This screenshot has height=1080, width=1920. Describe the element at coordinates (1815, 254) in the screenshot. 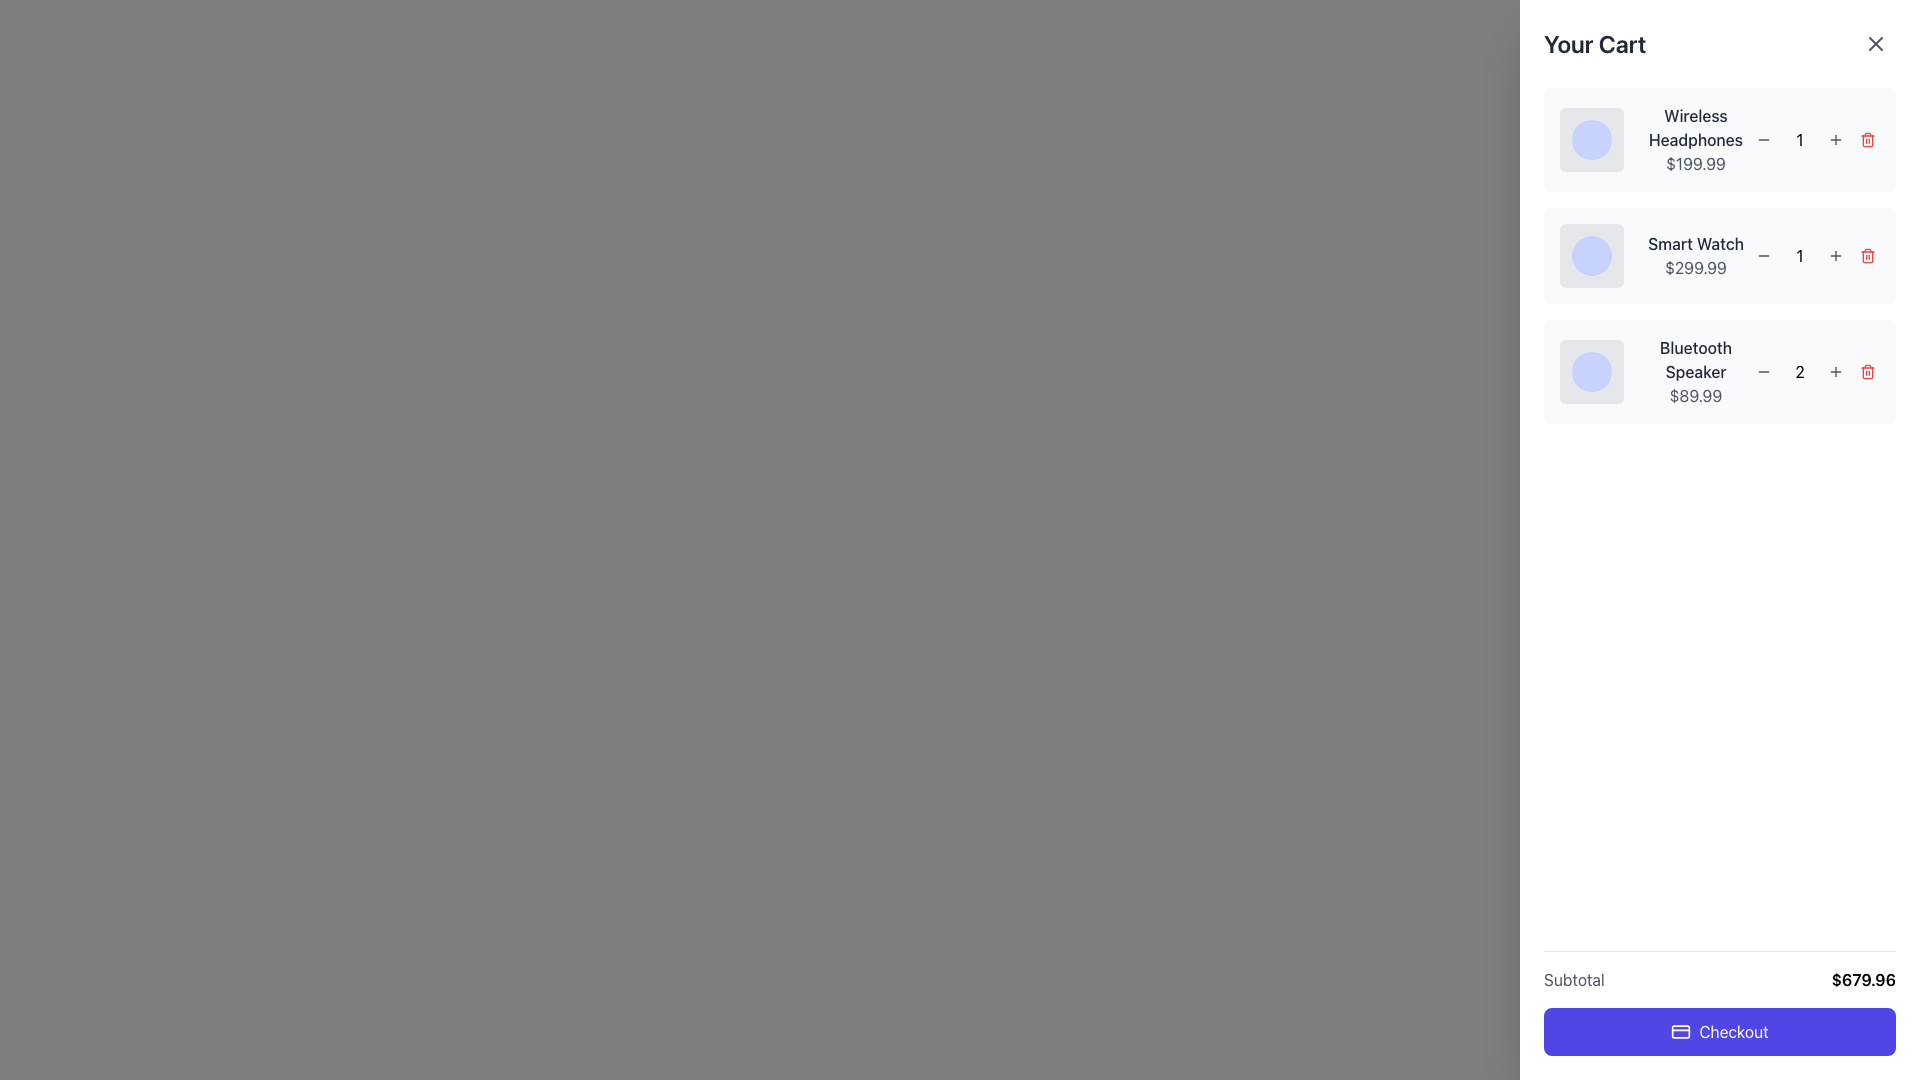

I see `the plus button in the quantity adjustment controls for the Smart Watch item in the shopping cart to increase the quantity` at that location.